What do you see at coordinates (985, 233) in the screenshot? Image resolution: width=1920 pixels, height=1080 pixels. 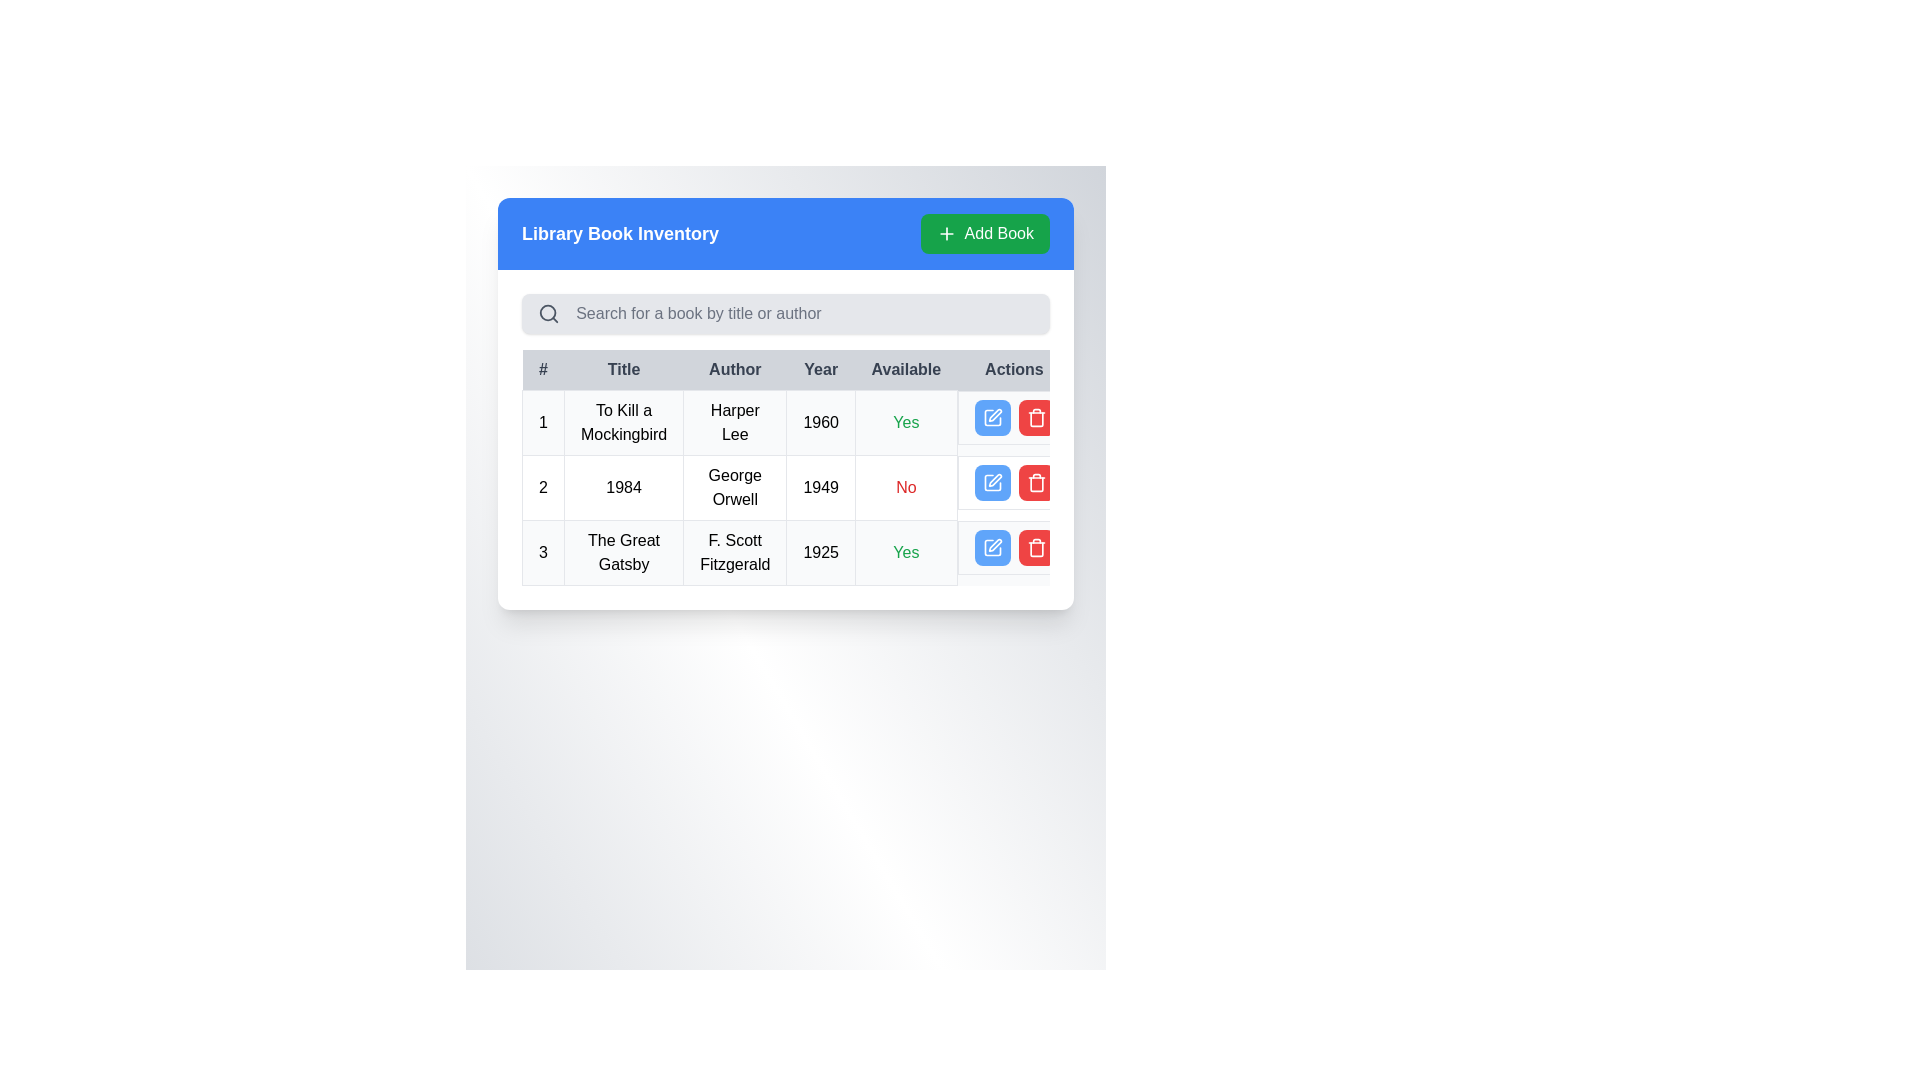 I see `the 'Add Book' button located in the top-right corner of the 'Library Book Inventory' header bar to initiate the Add Book action` at bounding box center [985, 233].